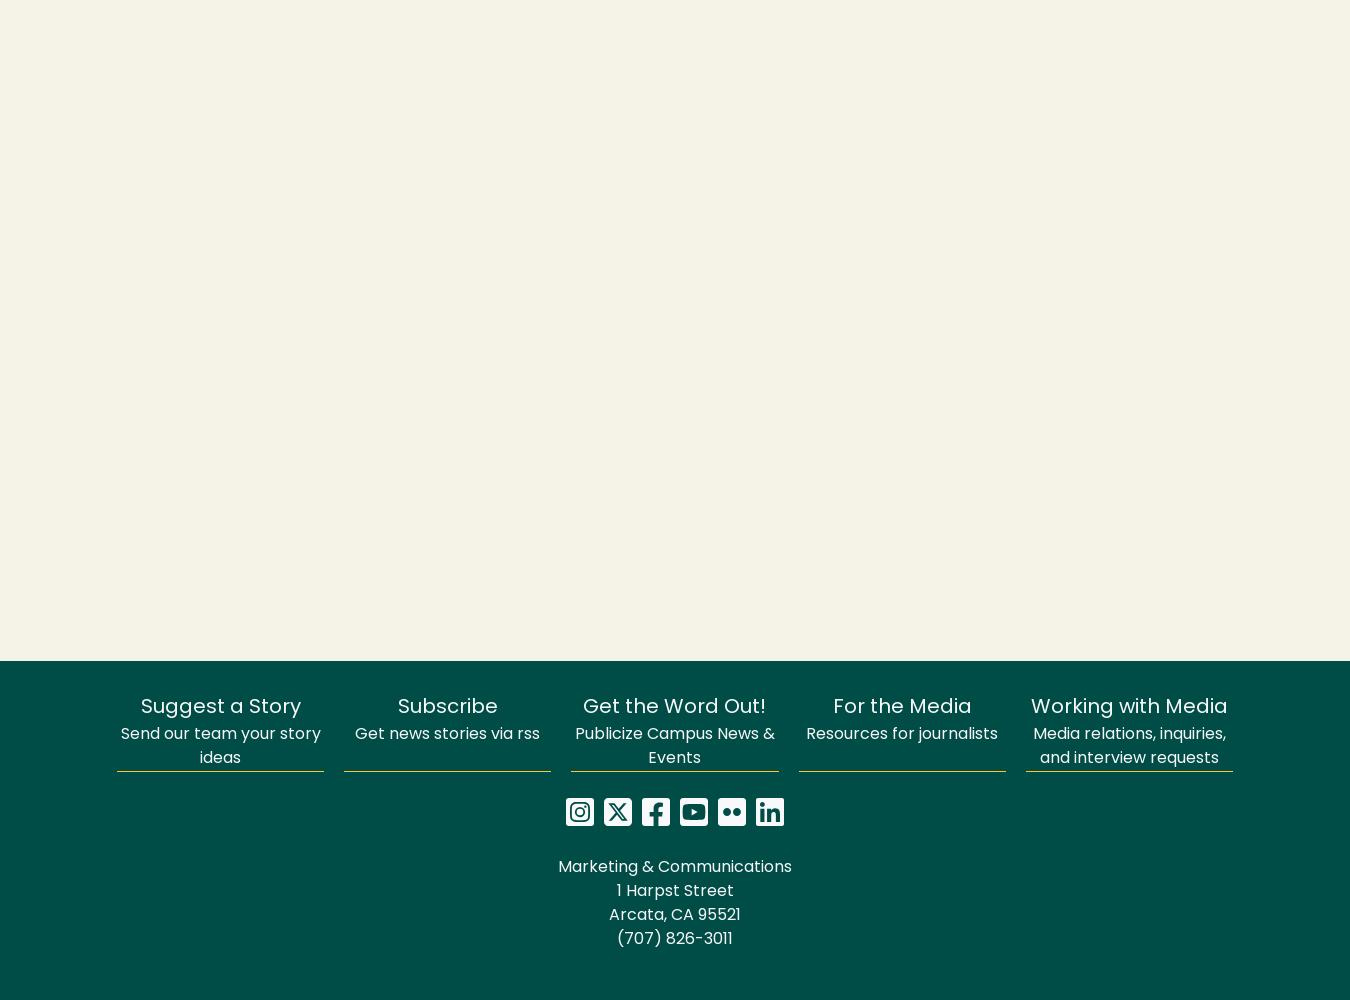 The height and width of the screenshot is (1000, 1350). Describe the element at coordinates (220, 746) in the screenshot. I see `'Send our team your story ideas'` at that location.